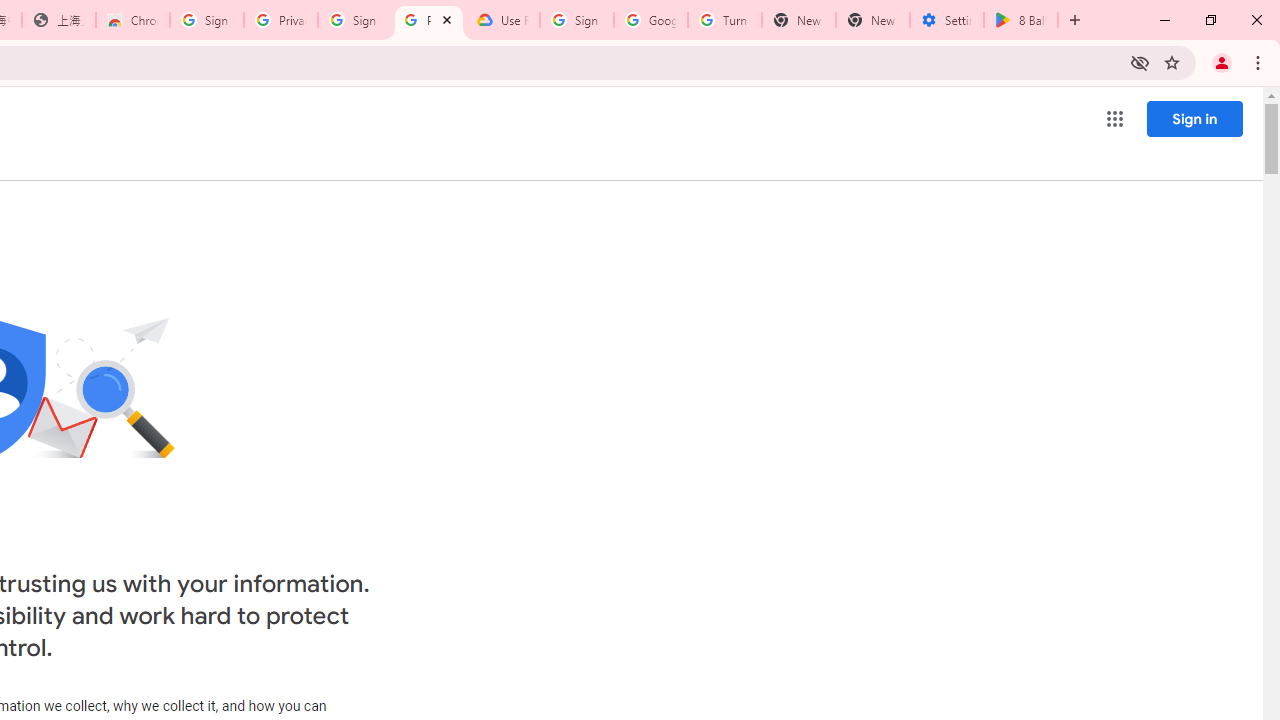 The height and width of the screenshot is (720, 1280). Describe the element at coordinates (946, 20) in the screenshot. I see `'Settings - System'` at that location.